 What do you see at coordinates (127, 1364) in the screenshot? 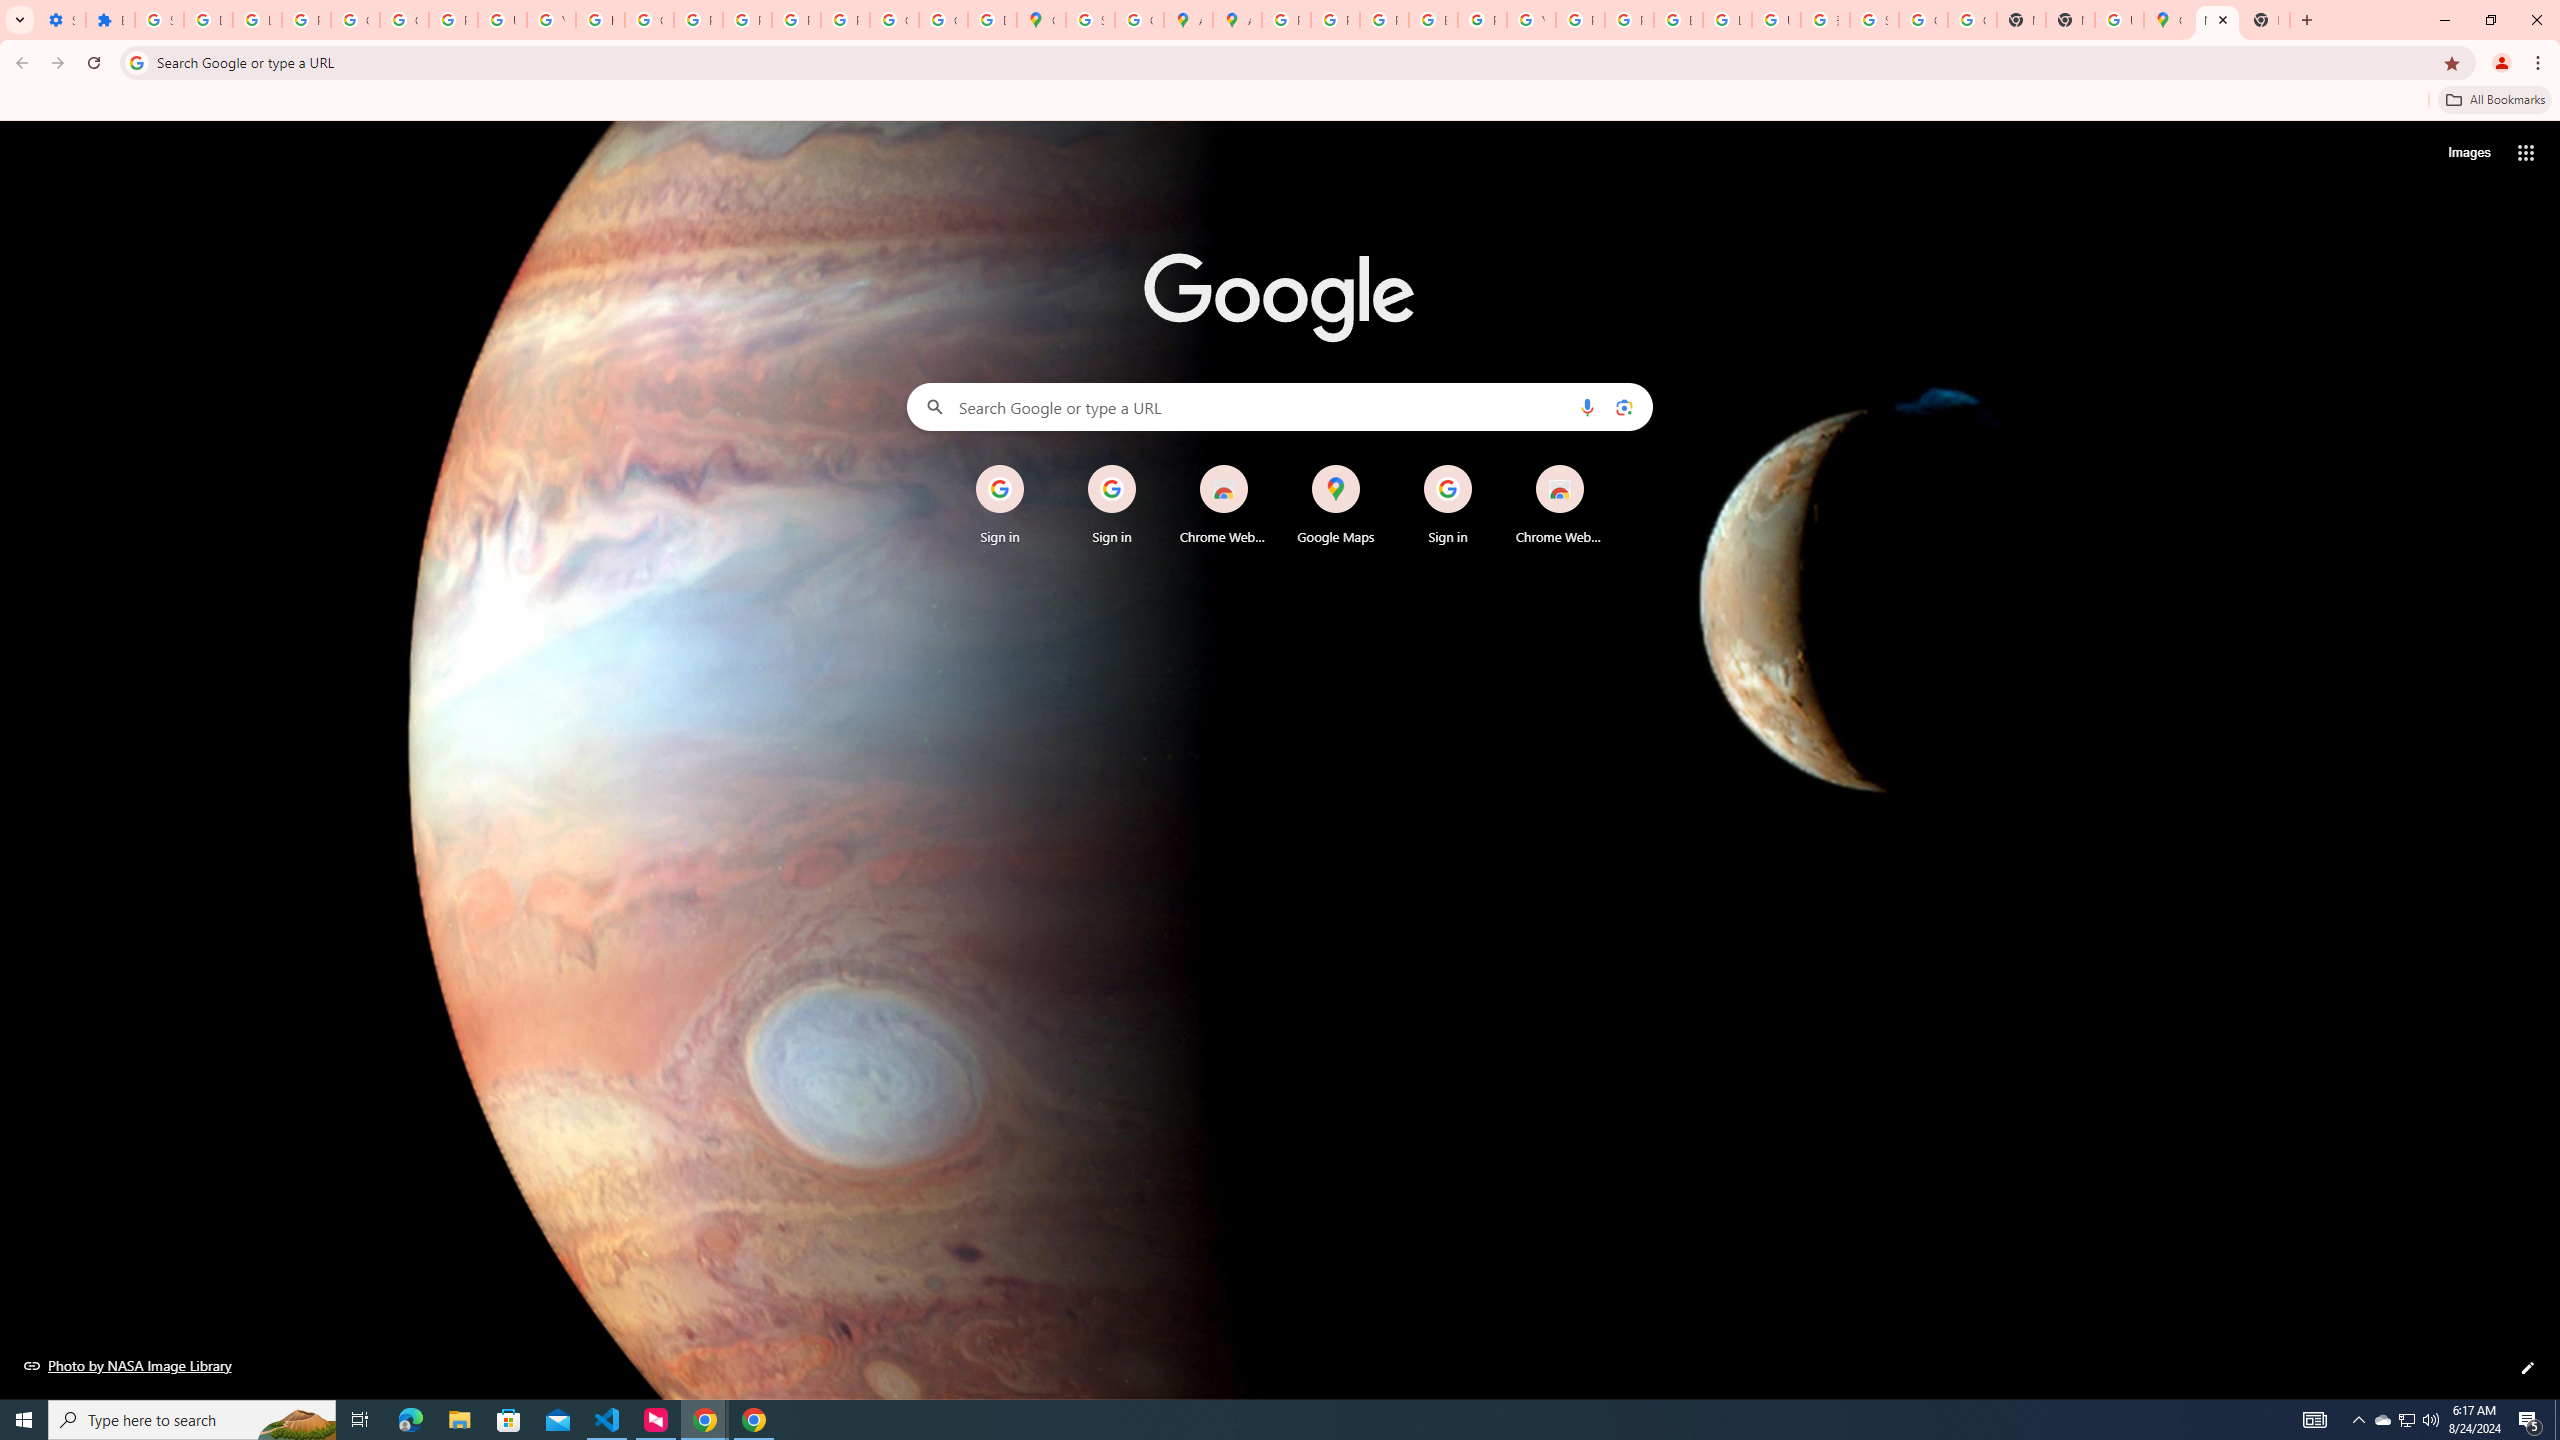
I see `'Photo by NASA Image Library'` at bounding box center [127, 1364].